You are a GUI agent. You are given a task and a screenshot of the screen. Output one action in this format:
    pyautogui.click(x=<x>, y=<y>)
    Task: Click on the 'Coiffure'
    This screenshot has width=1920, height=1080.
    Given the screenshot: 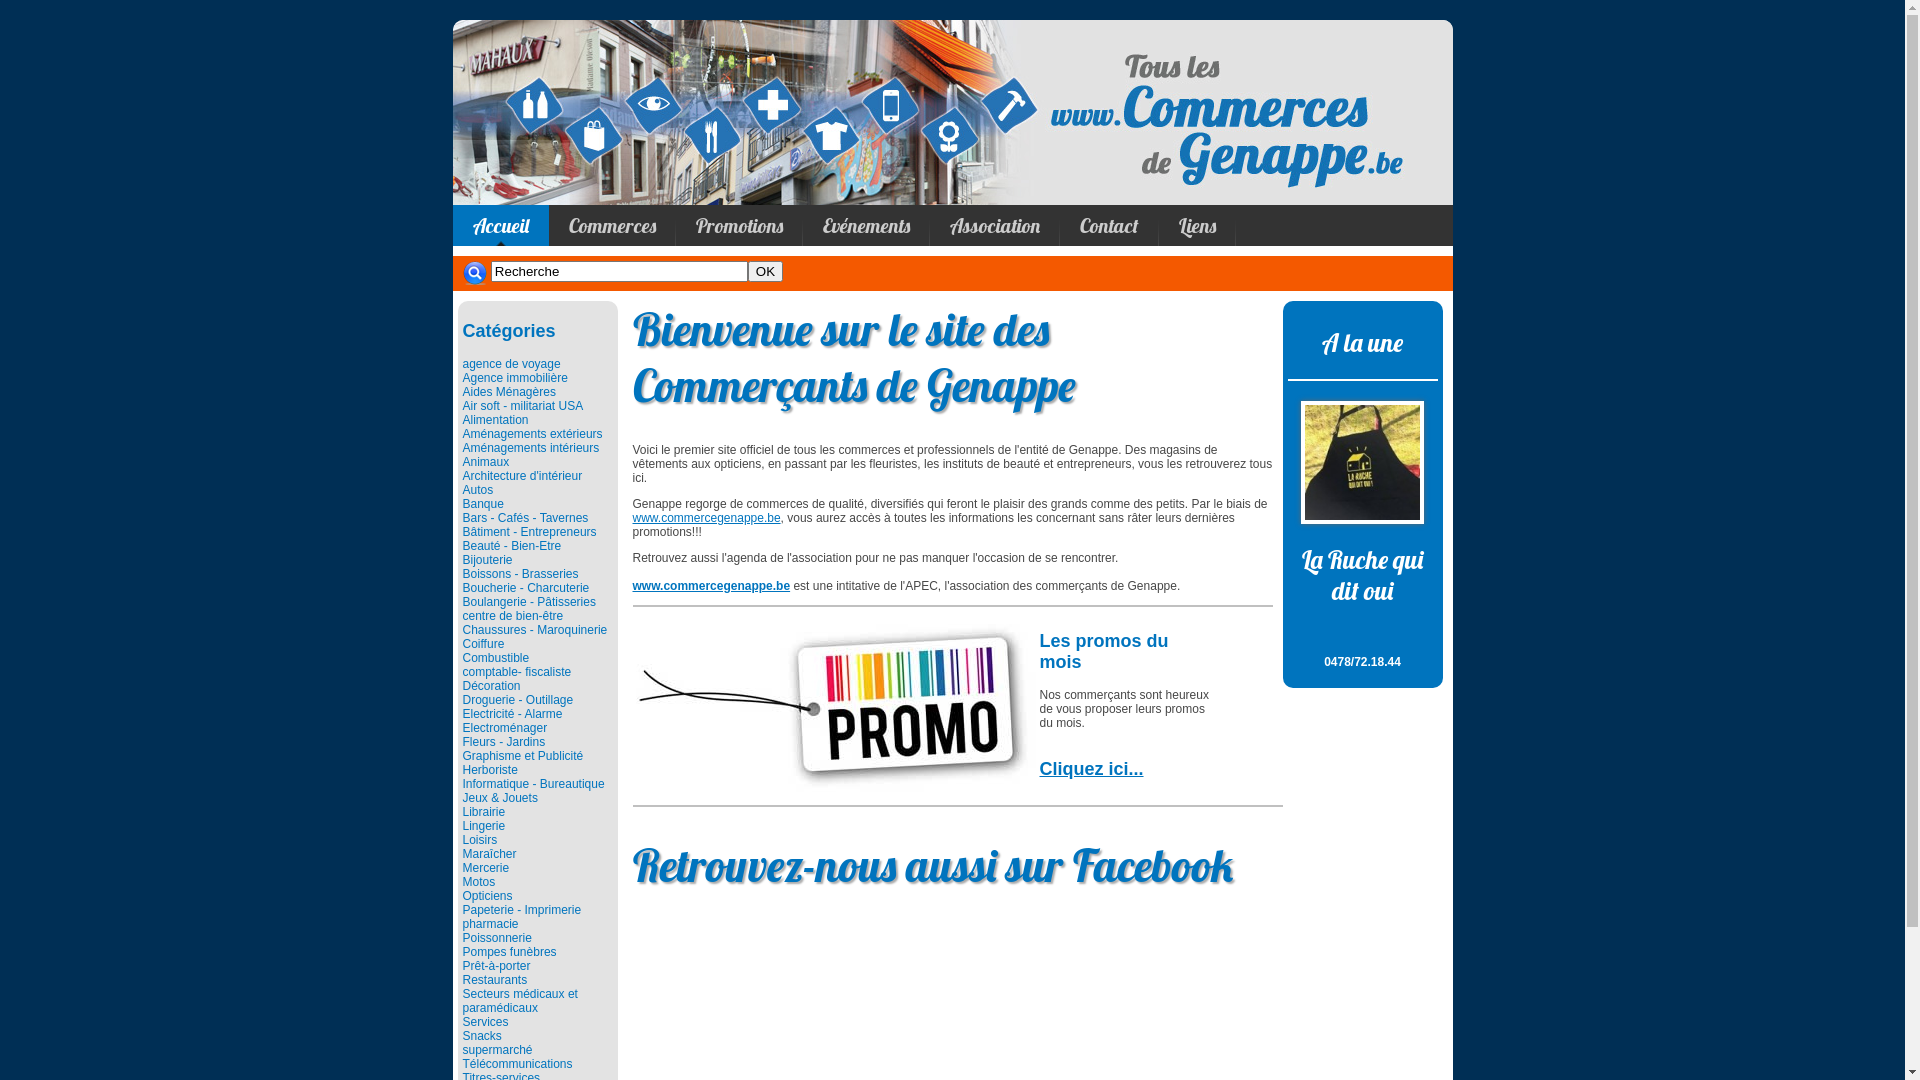 What is the action you would take?
    pyautogui.click(x=483, y=644)
    